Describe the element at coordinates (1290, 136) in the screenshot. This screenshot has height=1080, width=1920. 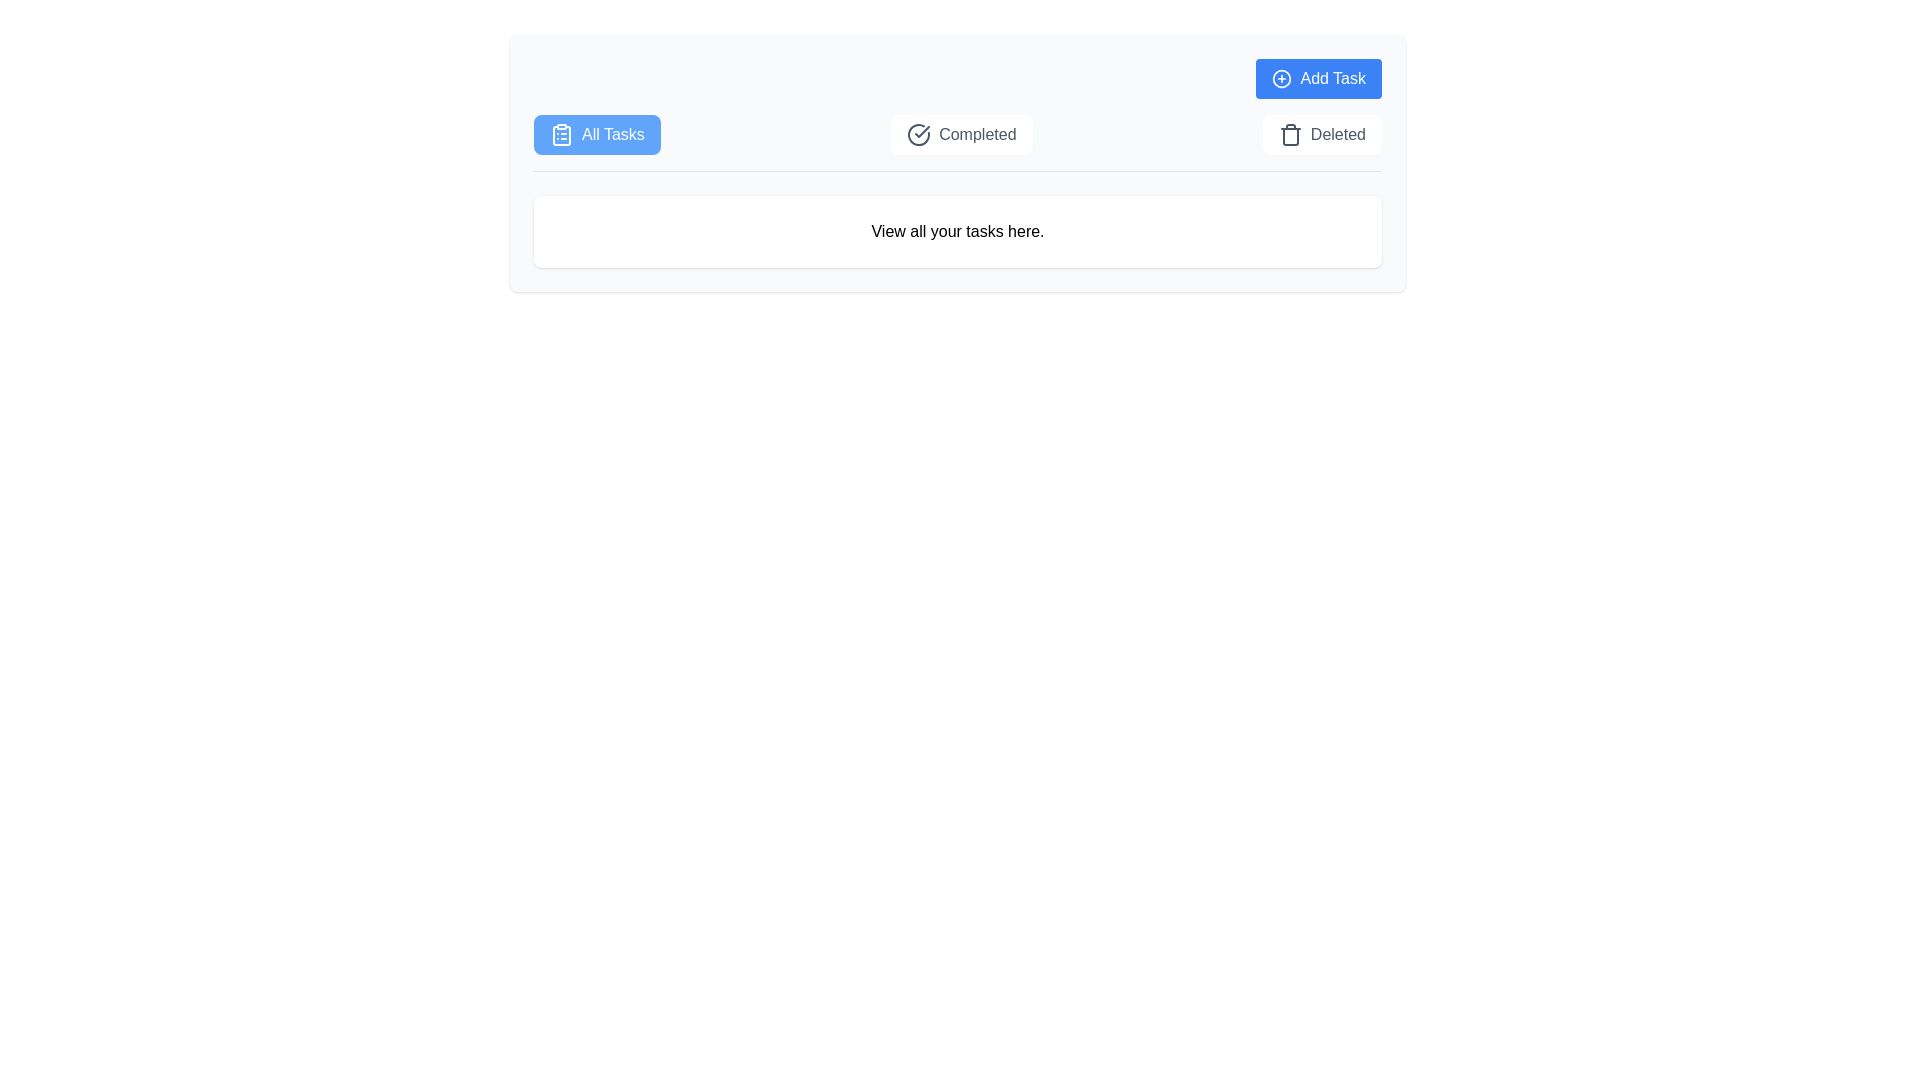
I see `the trash icon representing the delete function, which is visually located to the right of the 'Add Task' button` at that location.